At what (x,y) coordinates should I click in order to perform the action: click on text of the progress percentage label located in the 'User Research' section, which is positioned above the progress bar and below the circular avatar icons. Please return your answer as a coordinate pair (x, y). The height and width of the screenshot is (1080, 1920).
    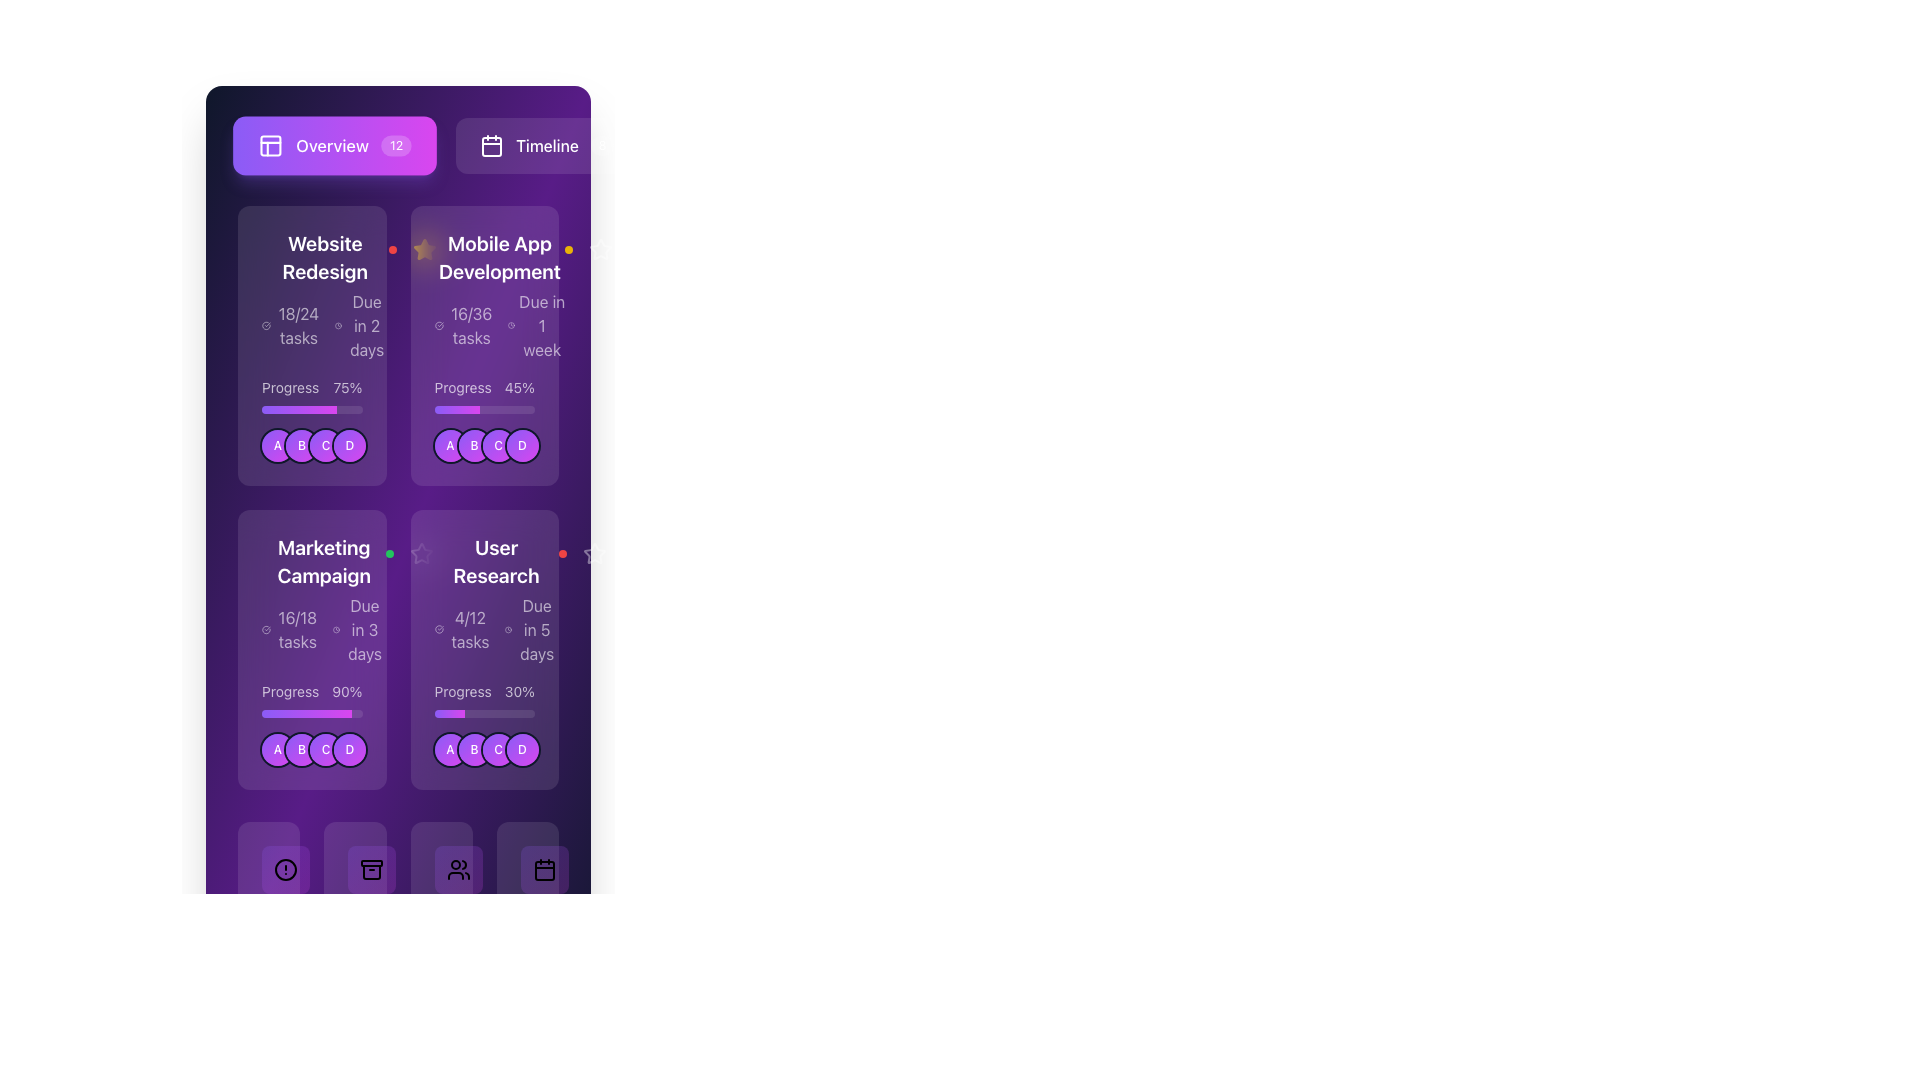
    Looking at the image, I should click on (484, 690).